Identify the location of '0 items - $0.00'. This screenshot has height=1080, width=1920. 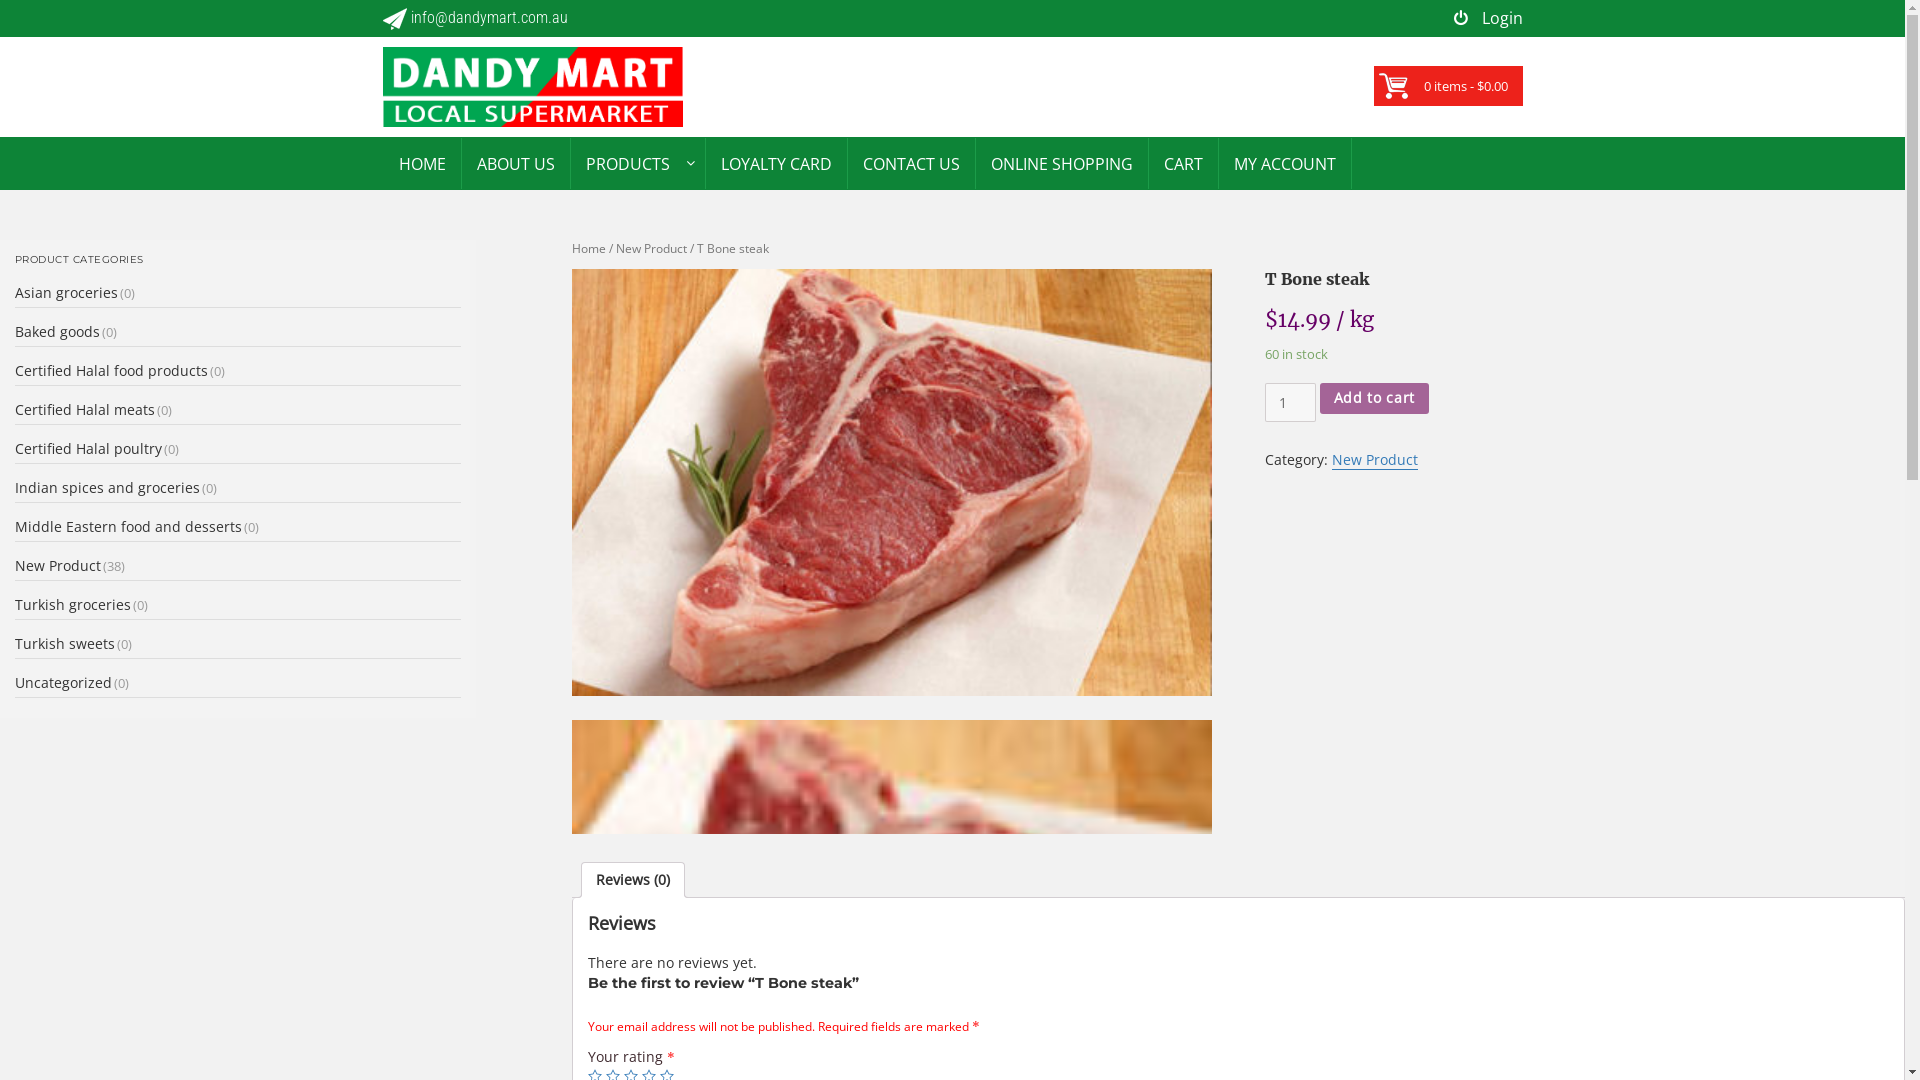
(1423, 84).